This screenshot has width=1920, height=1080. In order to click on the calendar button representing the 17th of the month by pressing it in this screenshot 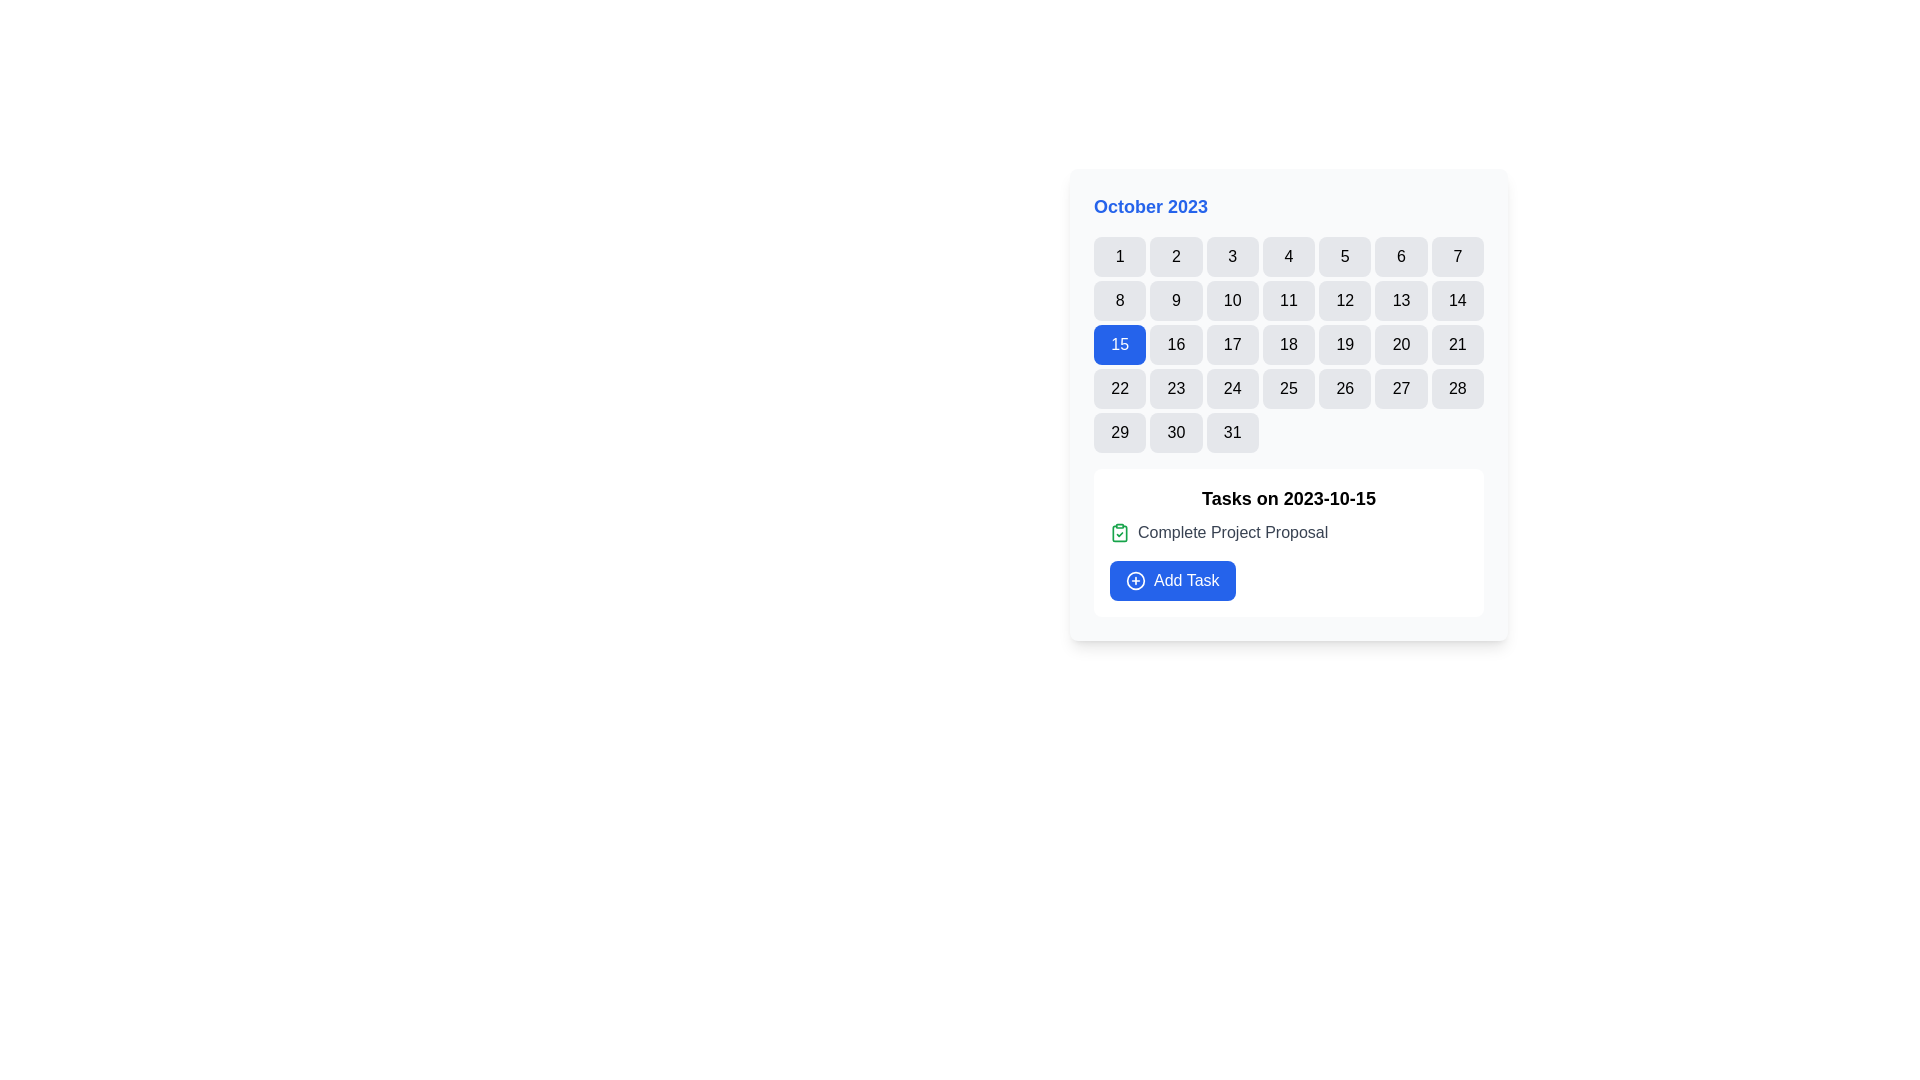, I will do `click(1231, 343)`.